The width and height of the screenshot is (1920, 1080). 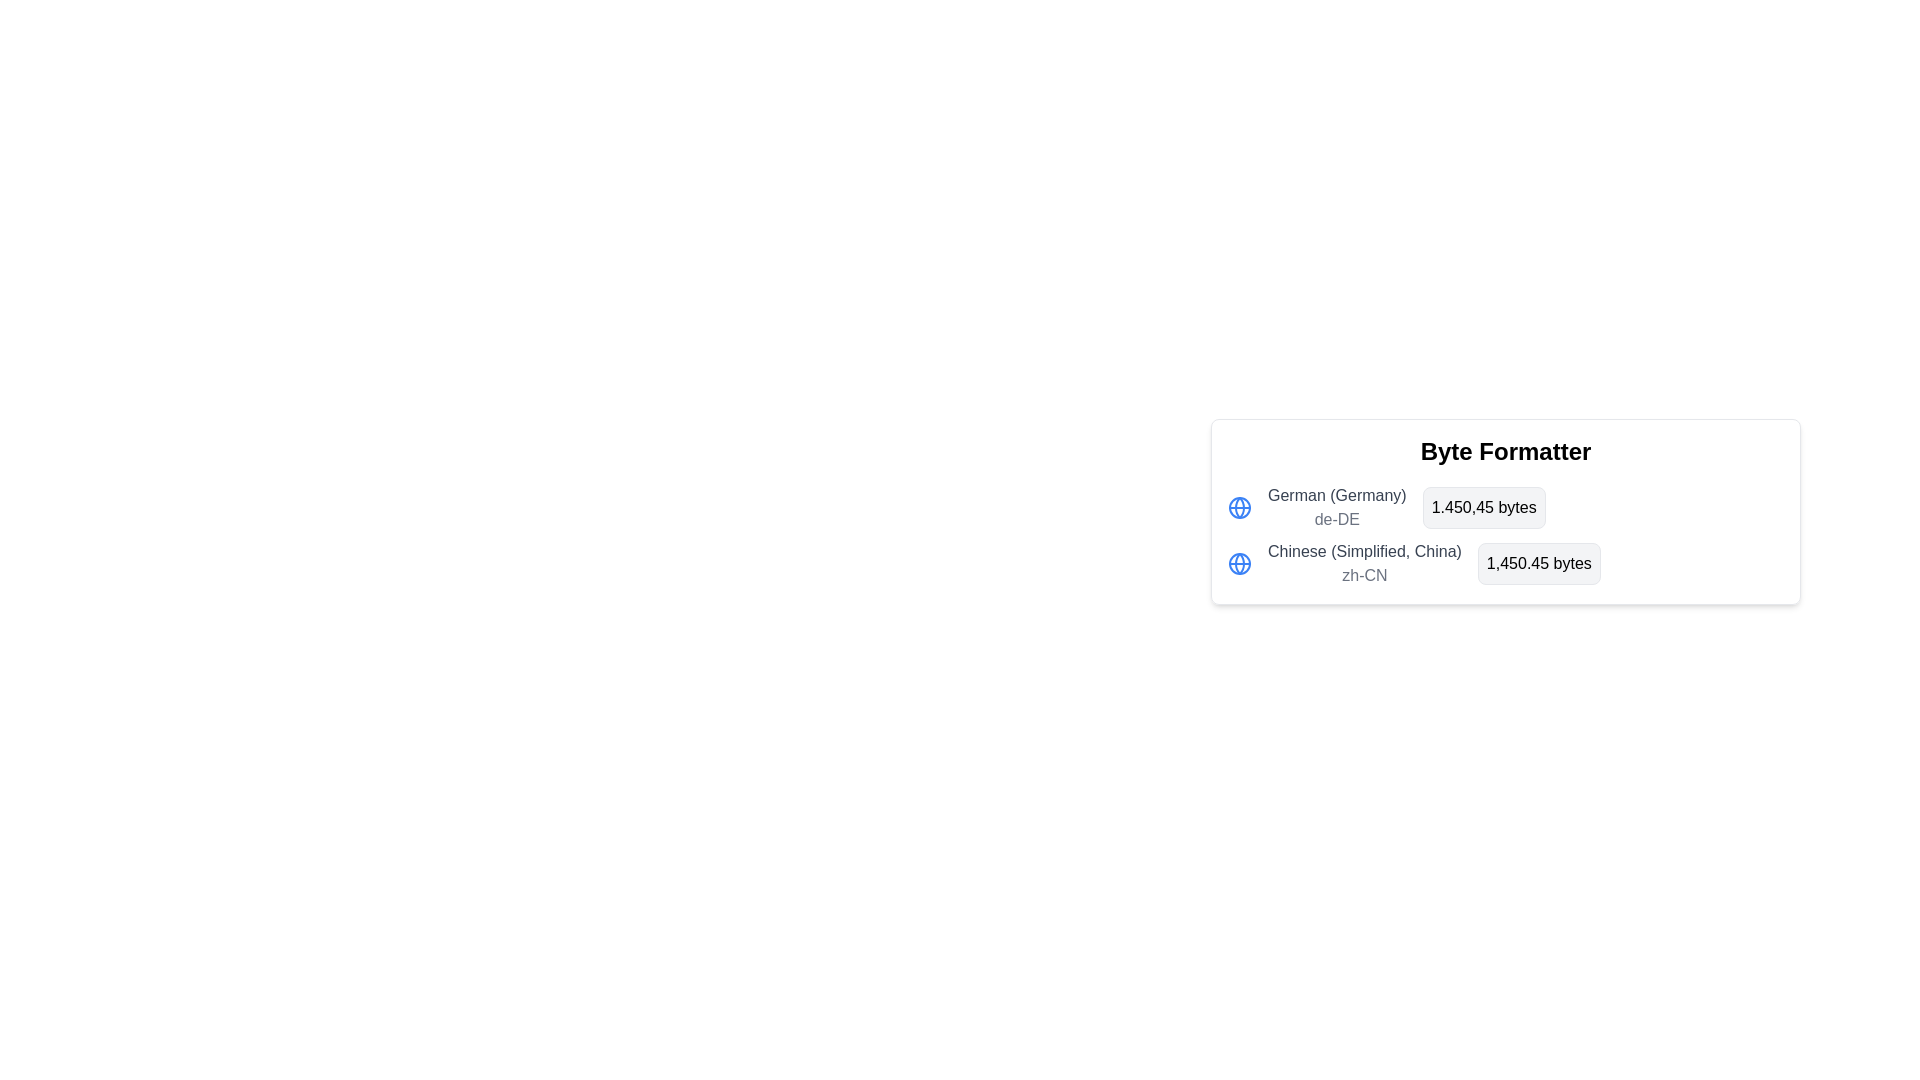 What do you see at coordinates (1363, 551) in the screenshot?
I see `text of the language option label indicating 'Simplified Chinese', located below 'German (Germany)' in the Byte Formatter interface` at bounding box center [1363, 551].